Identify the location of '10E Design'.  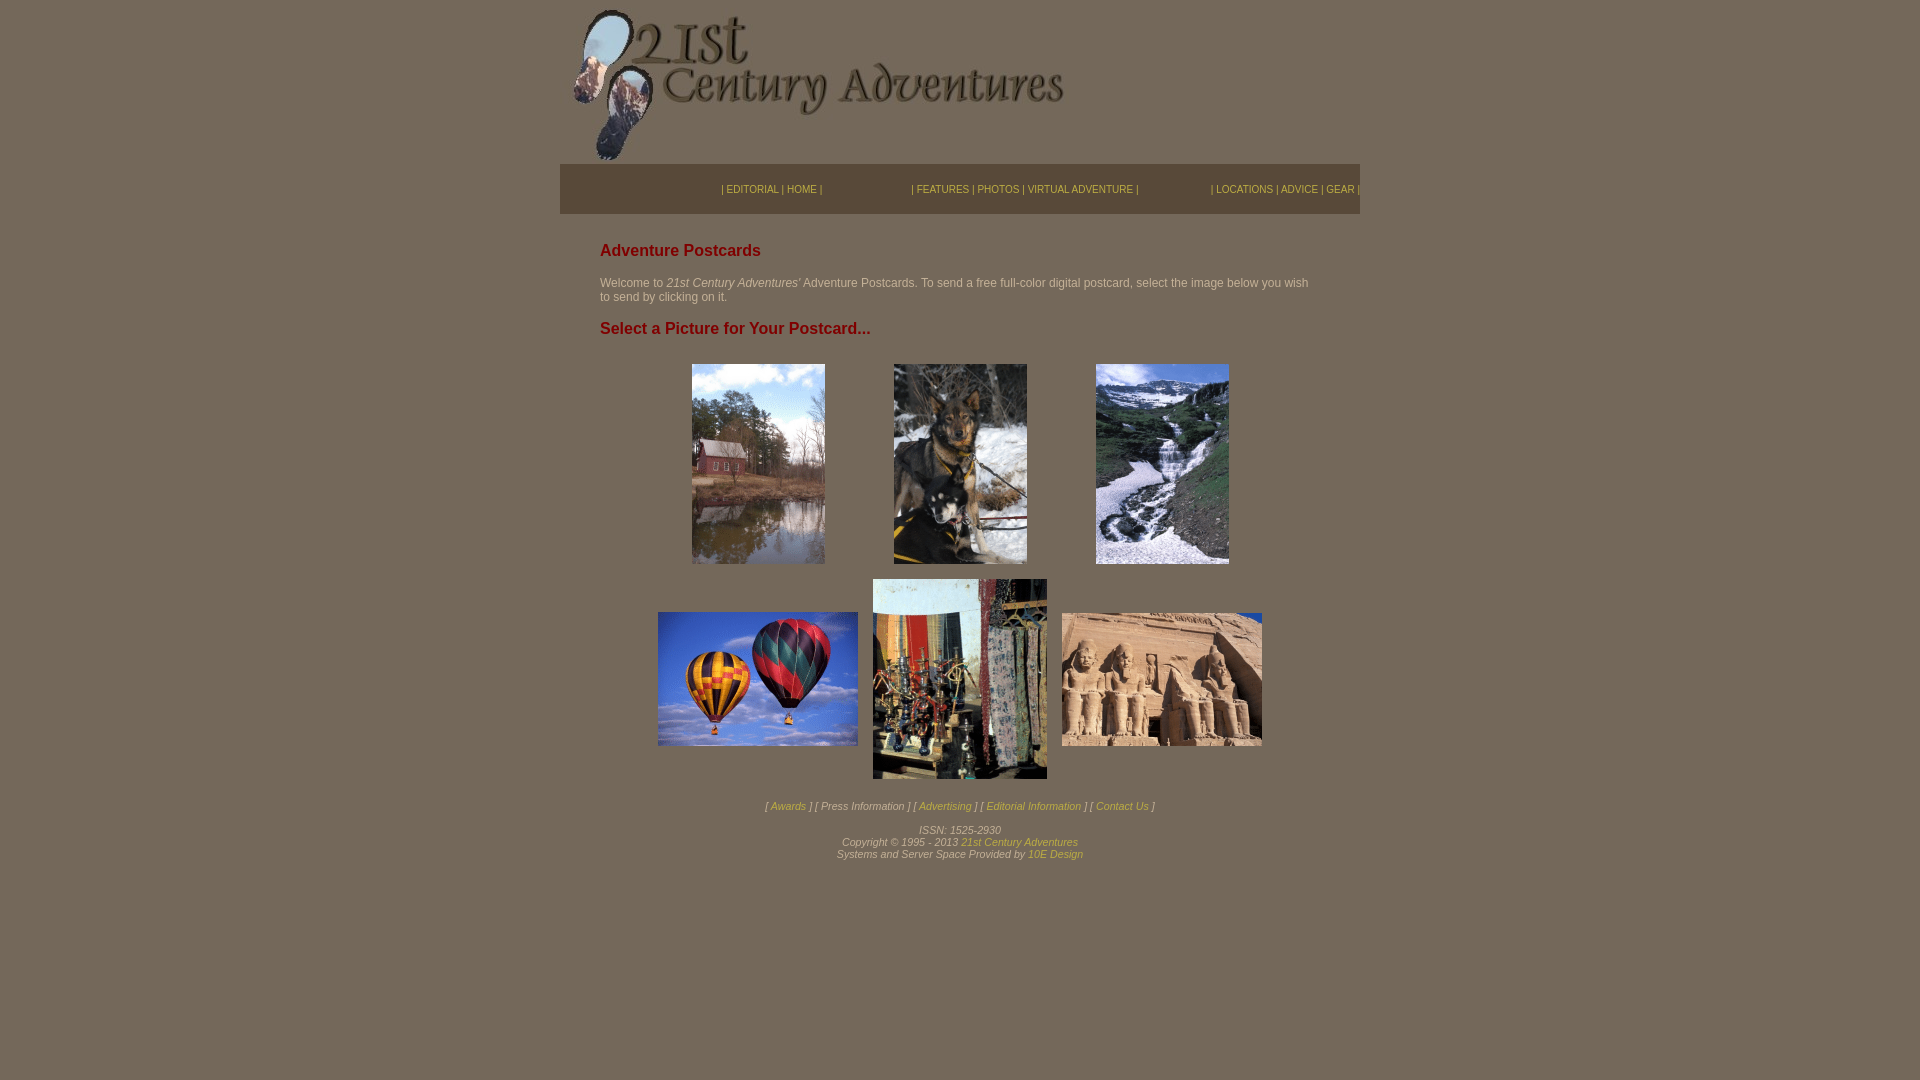
(1054, 853).